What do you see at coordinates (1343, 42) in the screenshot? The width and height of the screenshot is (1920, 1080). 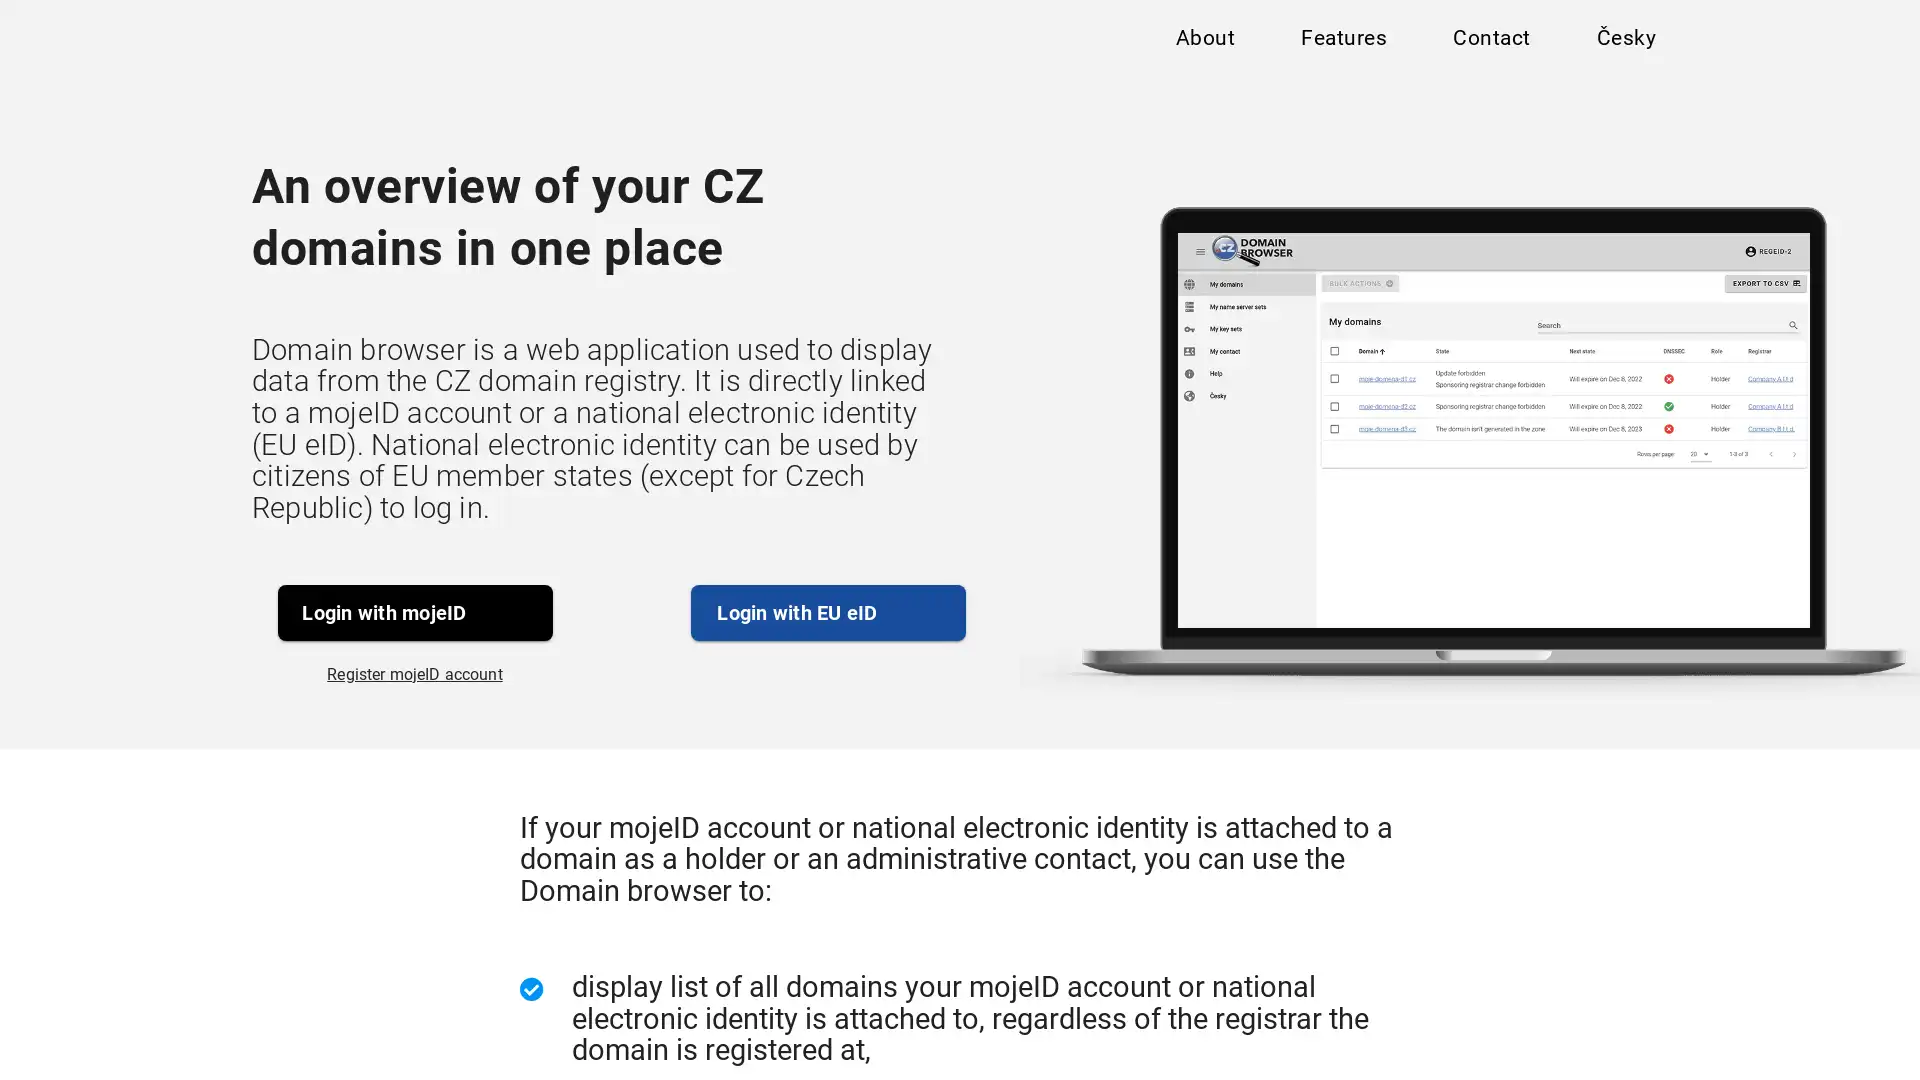 I see `Features` at bounding box center [1343, 42].